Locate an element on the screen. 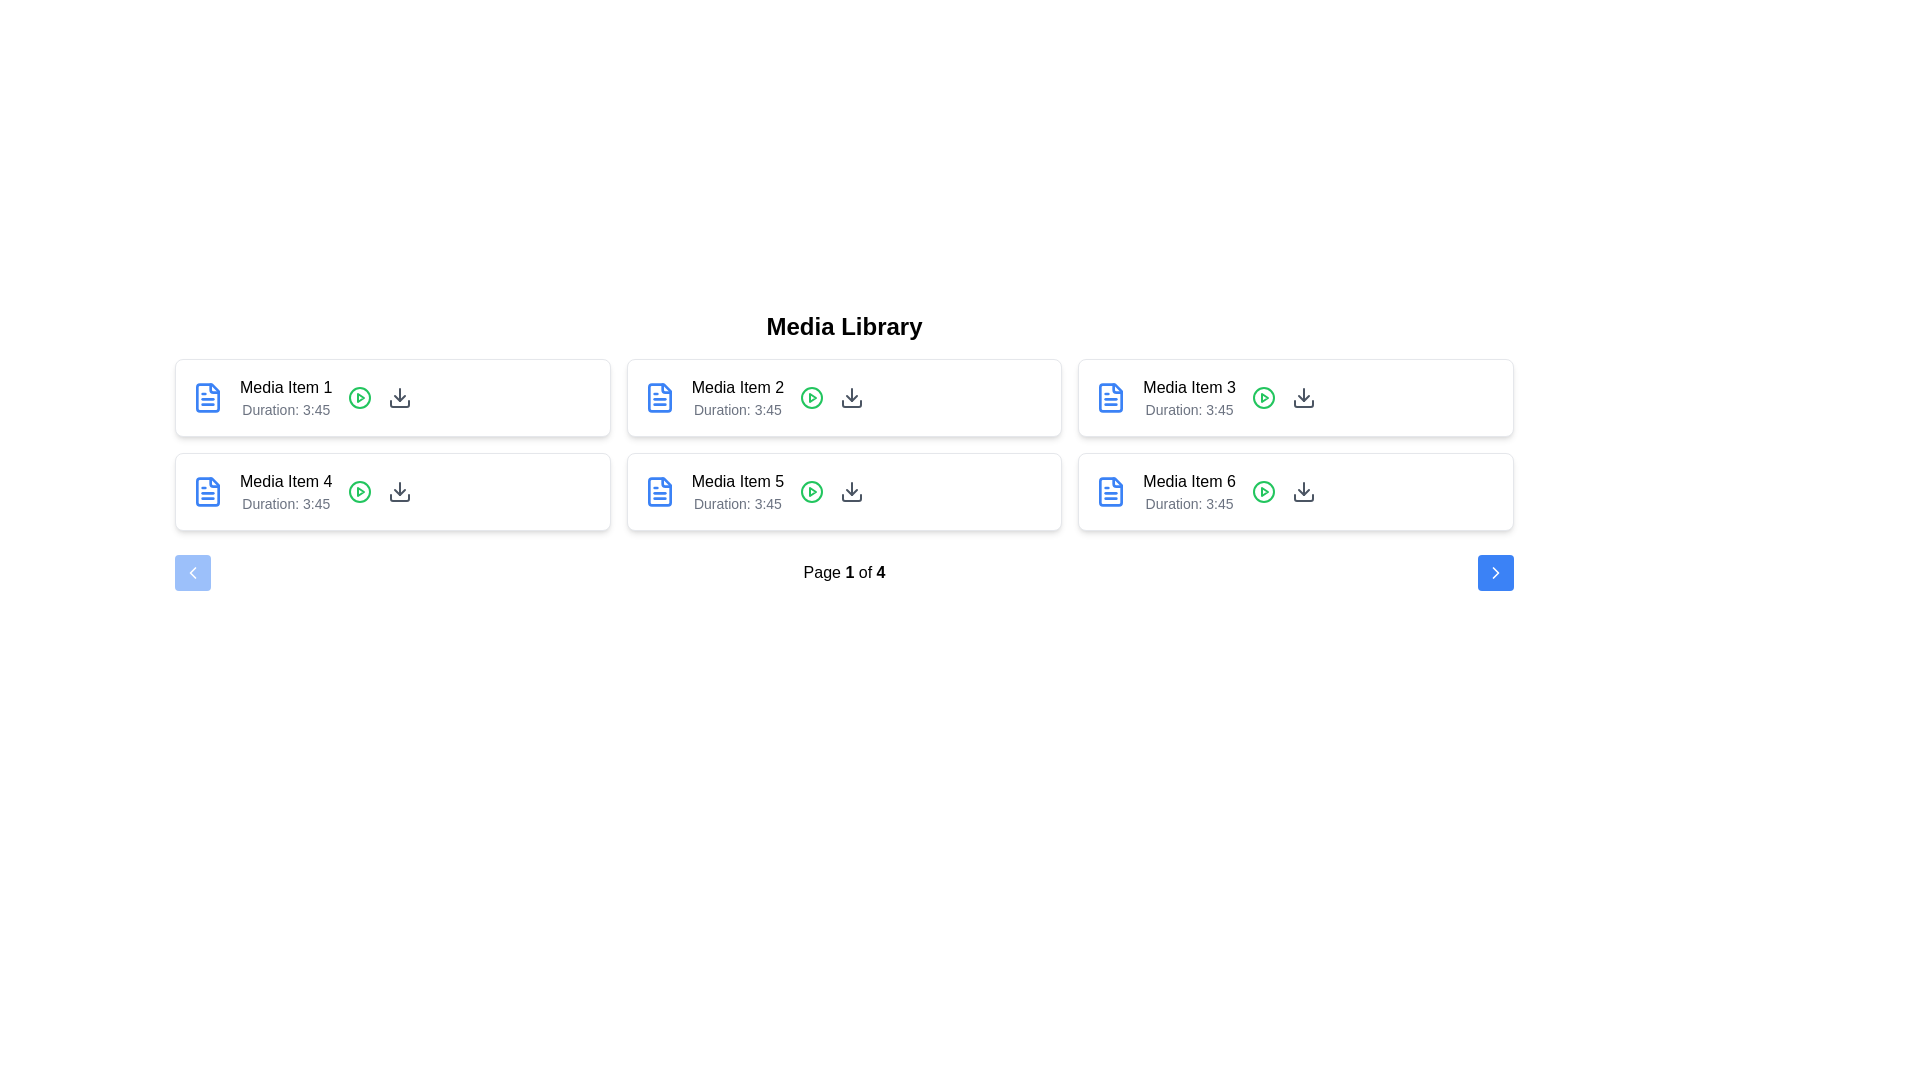  the Download Icon button located at the far right of the row labeled 'Media Item 5' is located at coordinates (852, 492).